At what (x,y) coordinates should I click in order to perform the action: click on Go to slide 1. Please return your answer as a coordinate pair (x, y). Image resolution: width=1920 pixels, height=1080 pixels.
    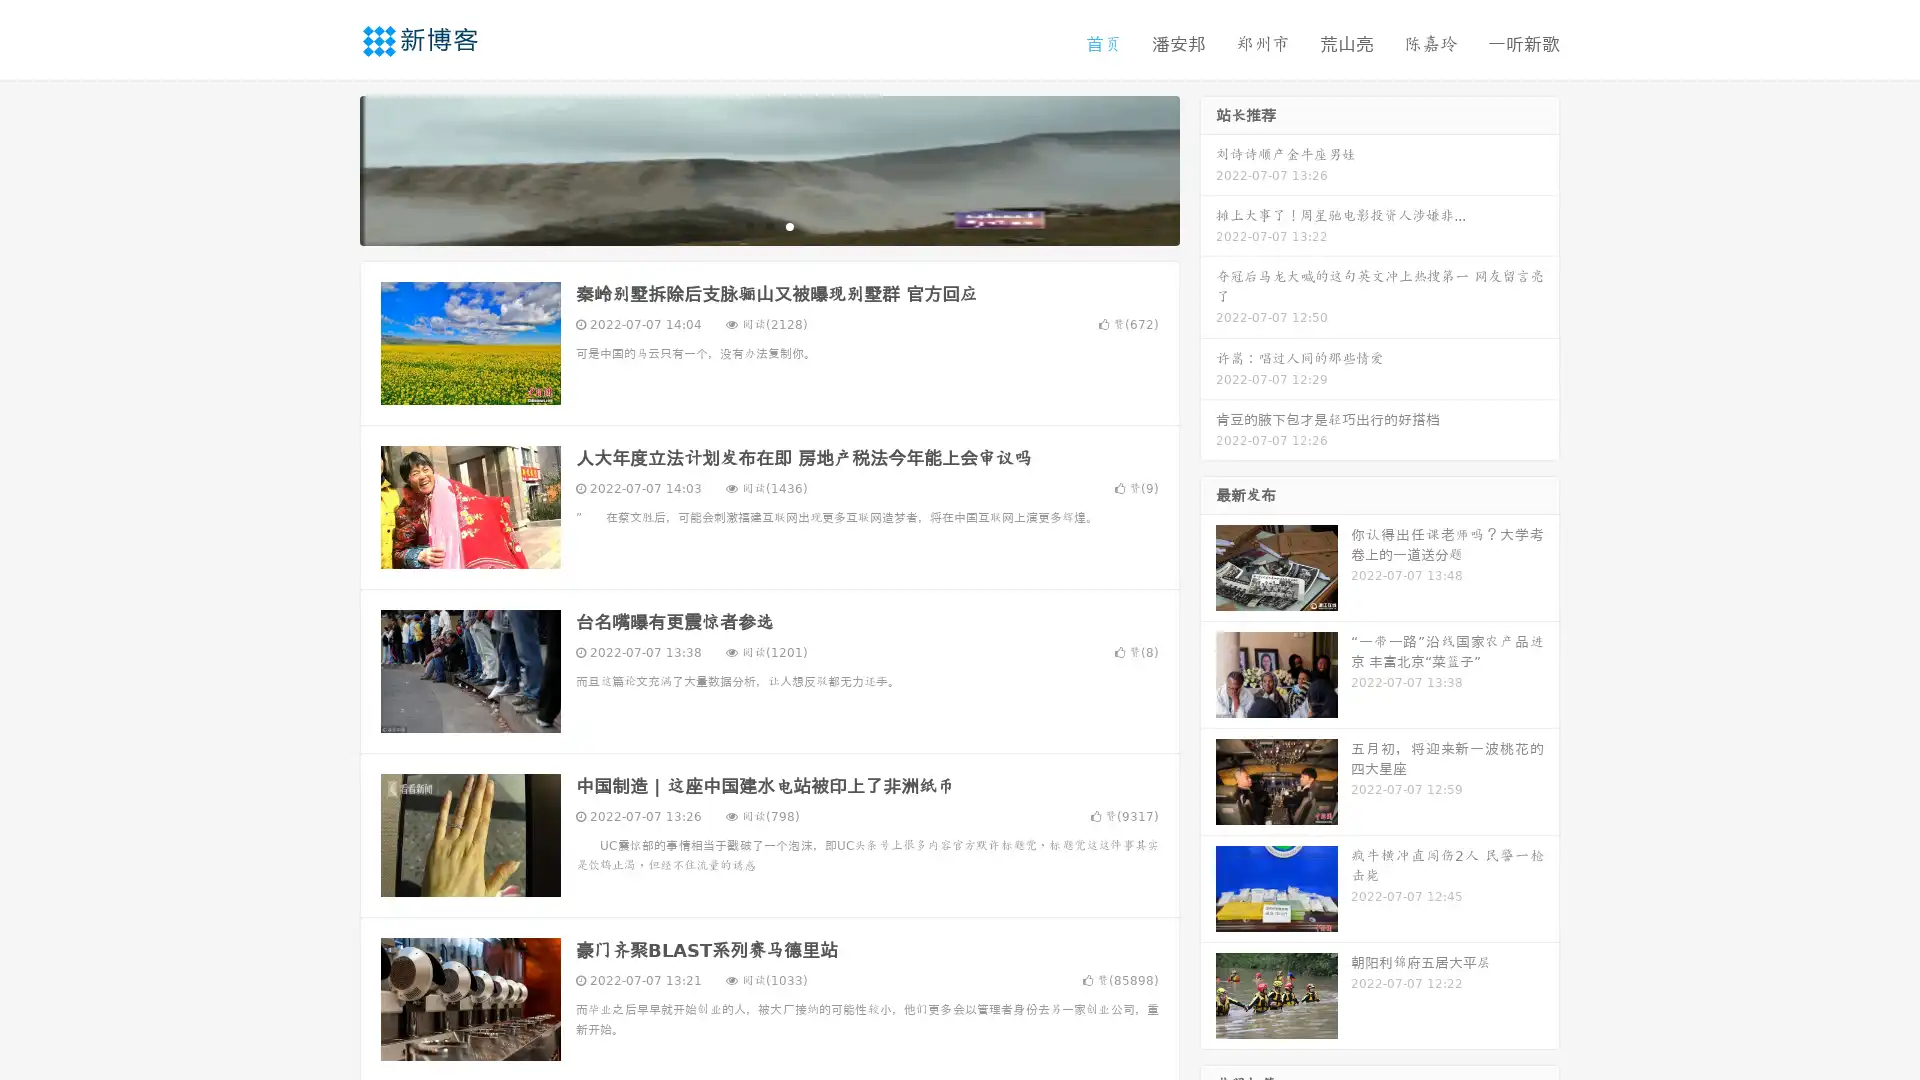
    Looking at the image, I should click on (748, 225).